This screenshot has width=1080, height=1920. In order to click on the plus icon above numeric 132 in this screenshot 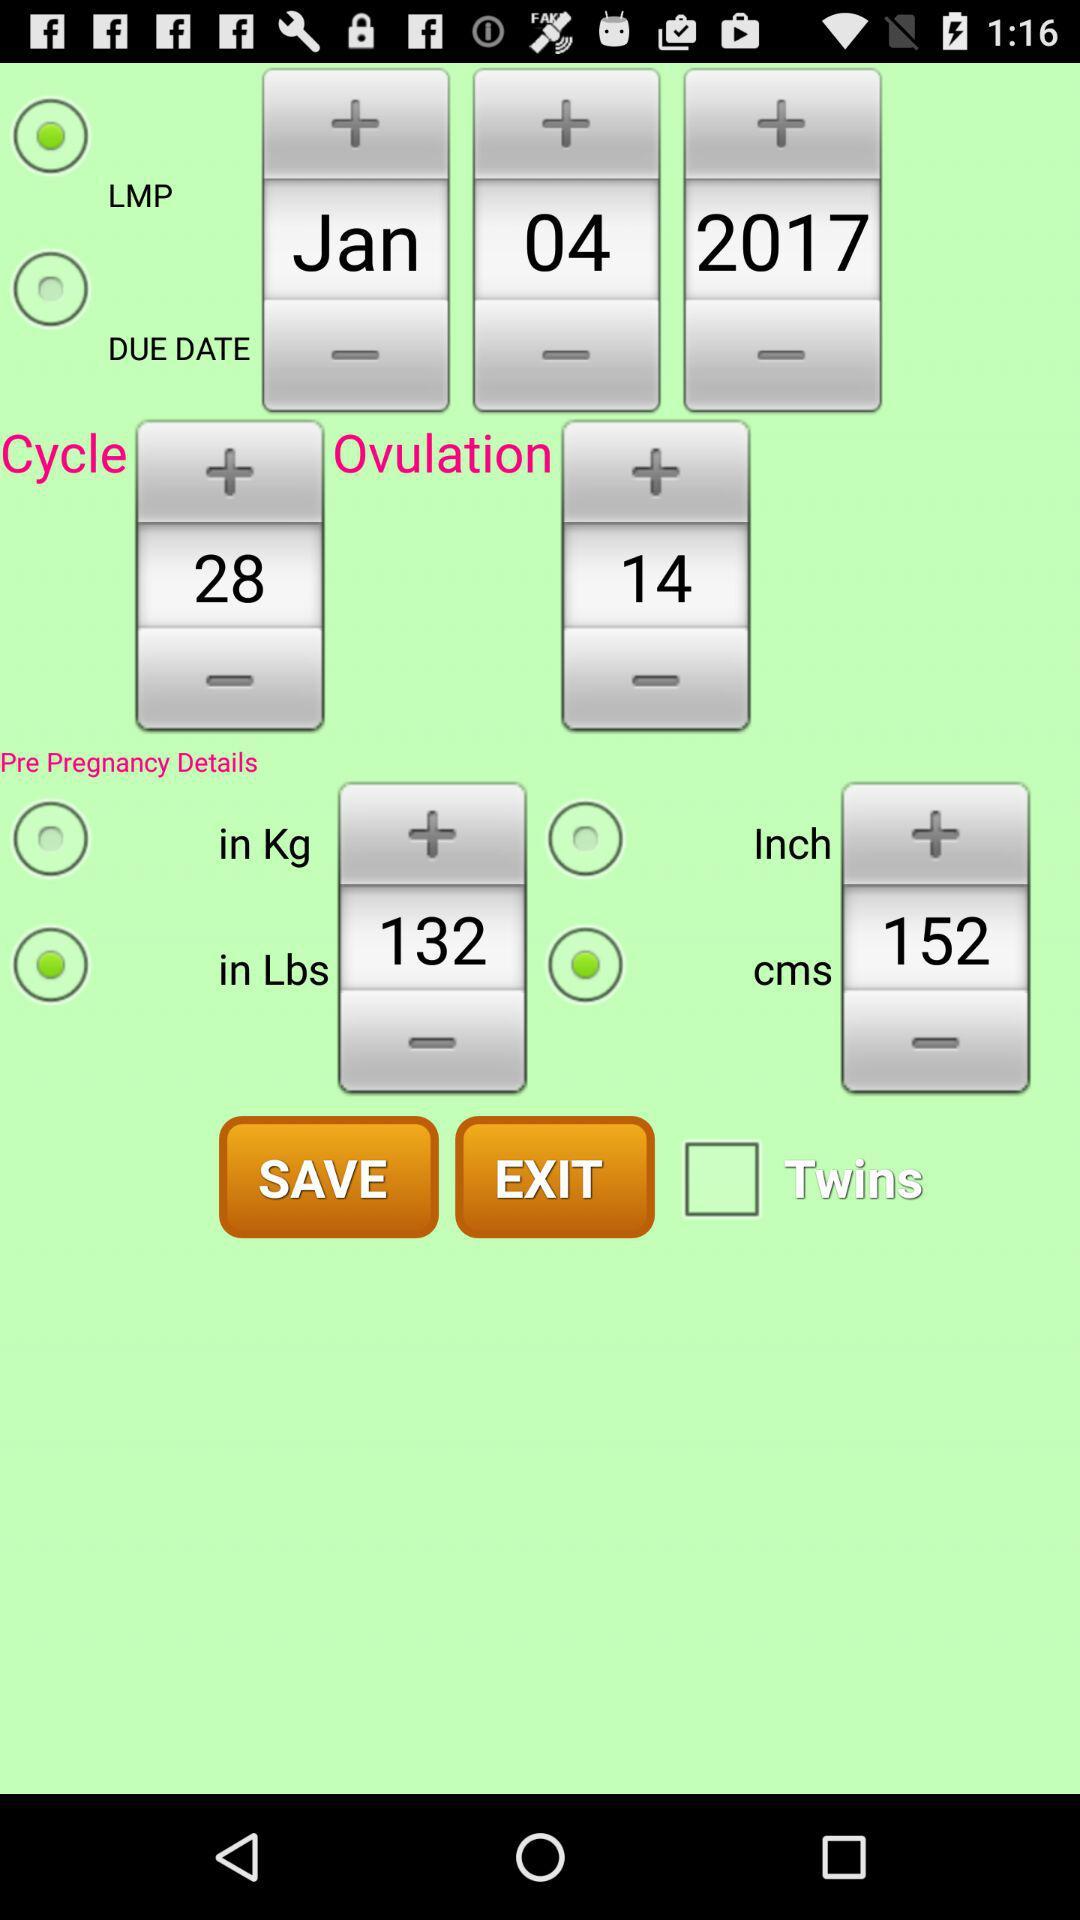, I will do `click(431, 831)`.